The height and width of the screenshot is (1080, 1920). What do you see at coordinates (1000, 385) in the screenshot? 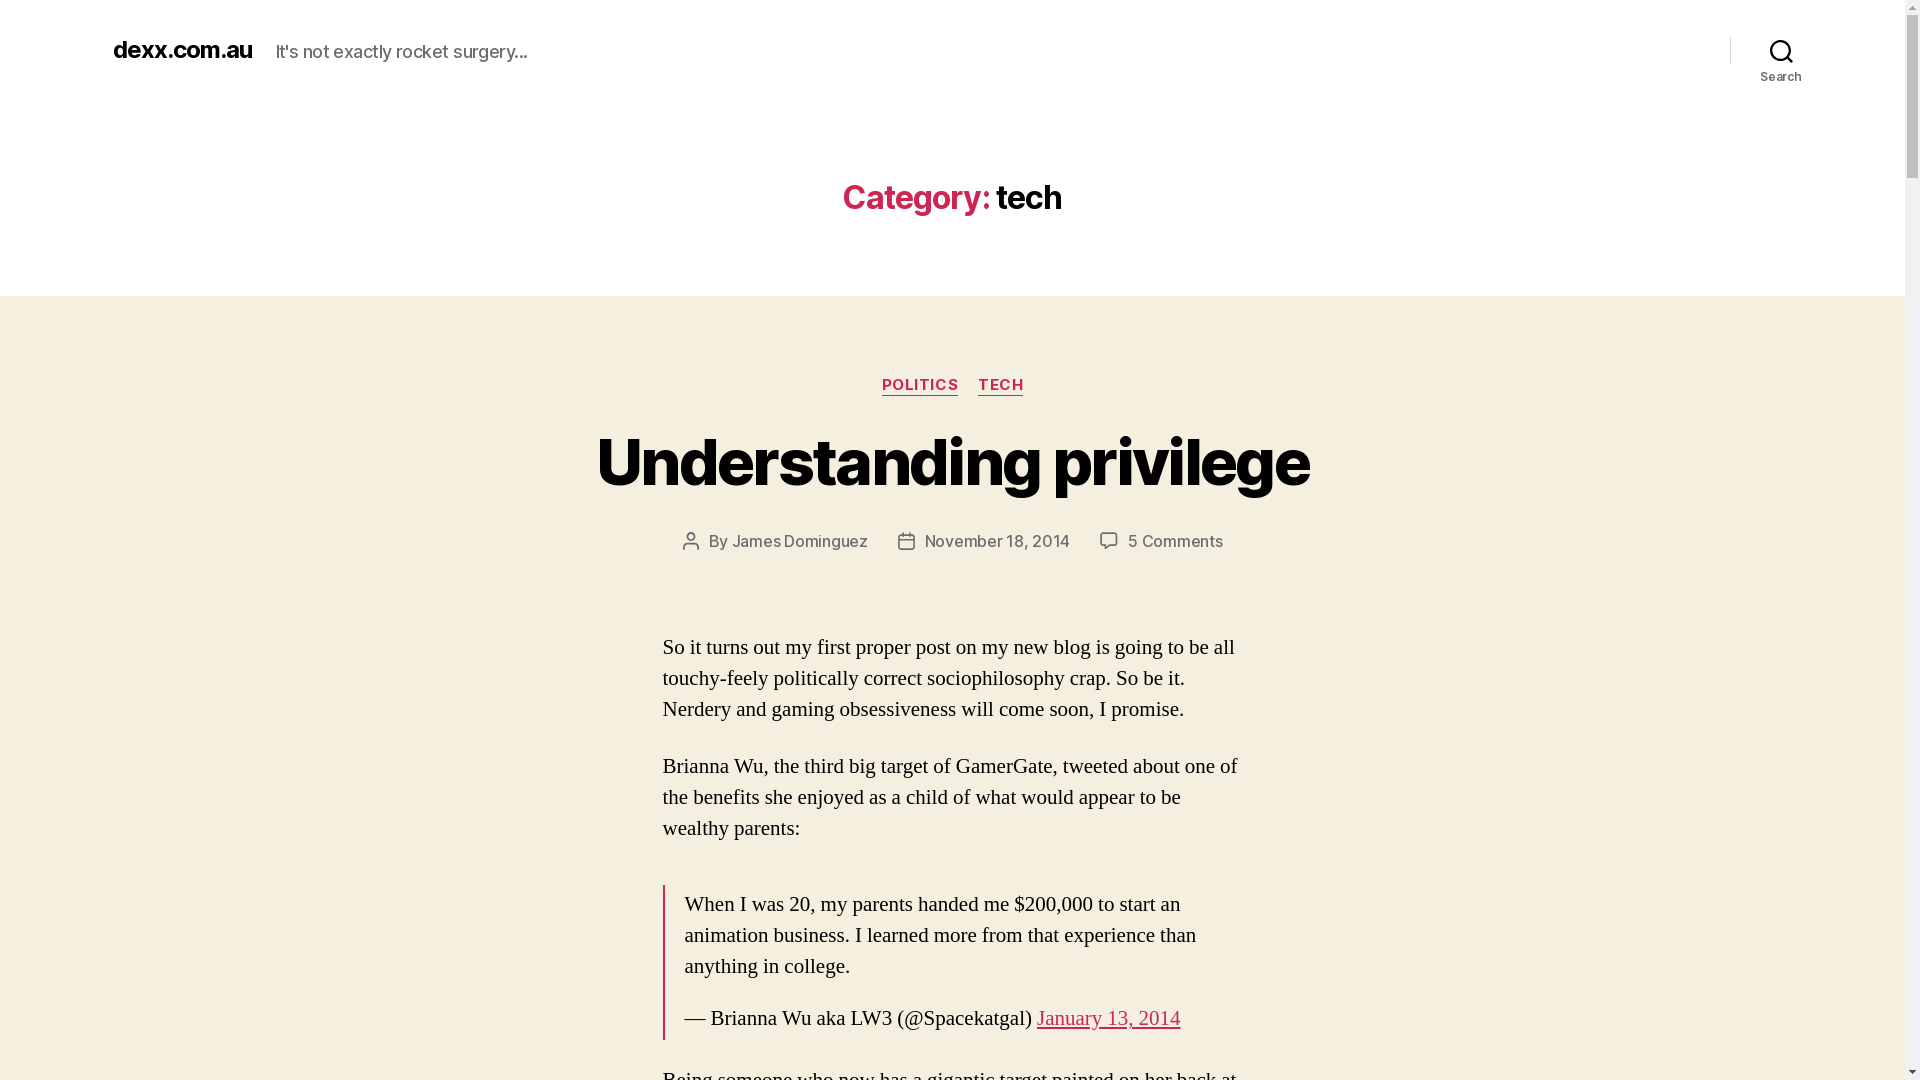
I see `'TECH'` at bounding box center [1000, 385].